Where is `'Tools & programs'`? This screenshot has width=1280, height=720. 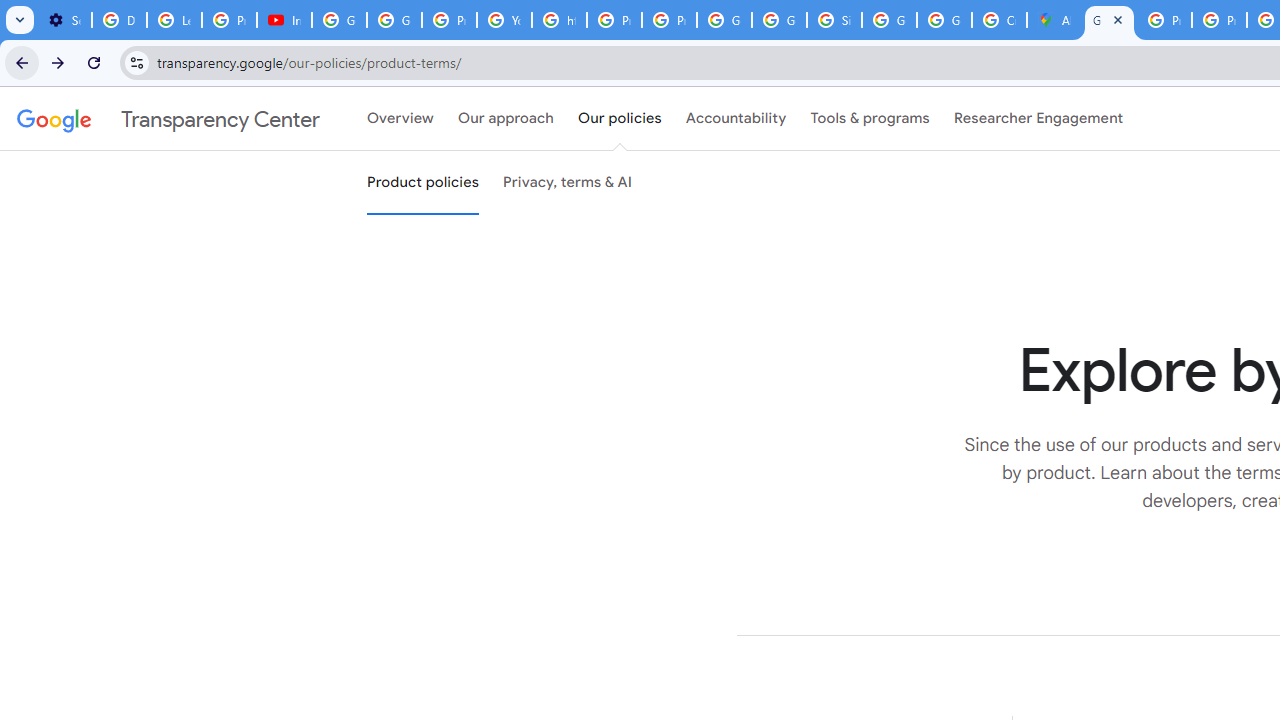
'Tools & programs' is located at coordinates (869, 119).